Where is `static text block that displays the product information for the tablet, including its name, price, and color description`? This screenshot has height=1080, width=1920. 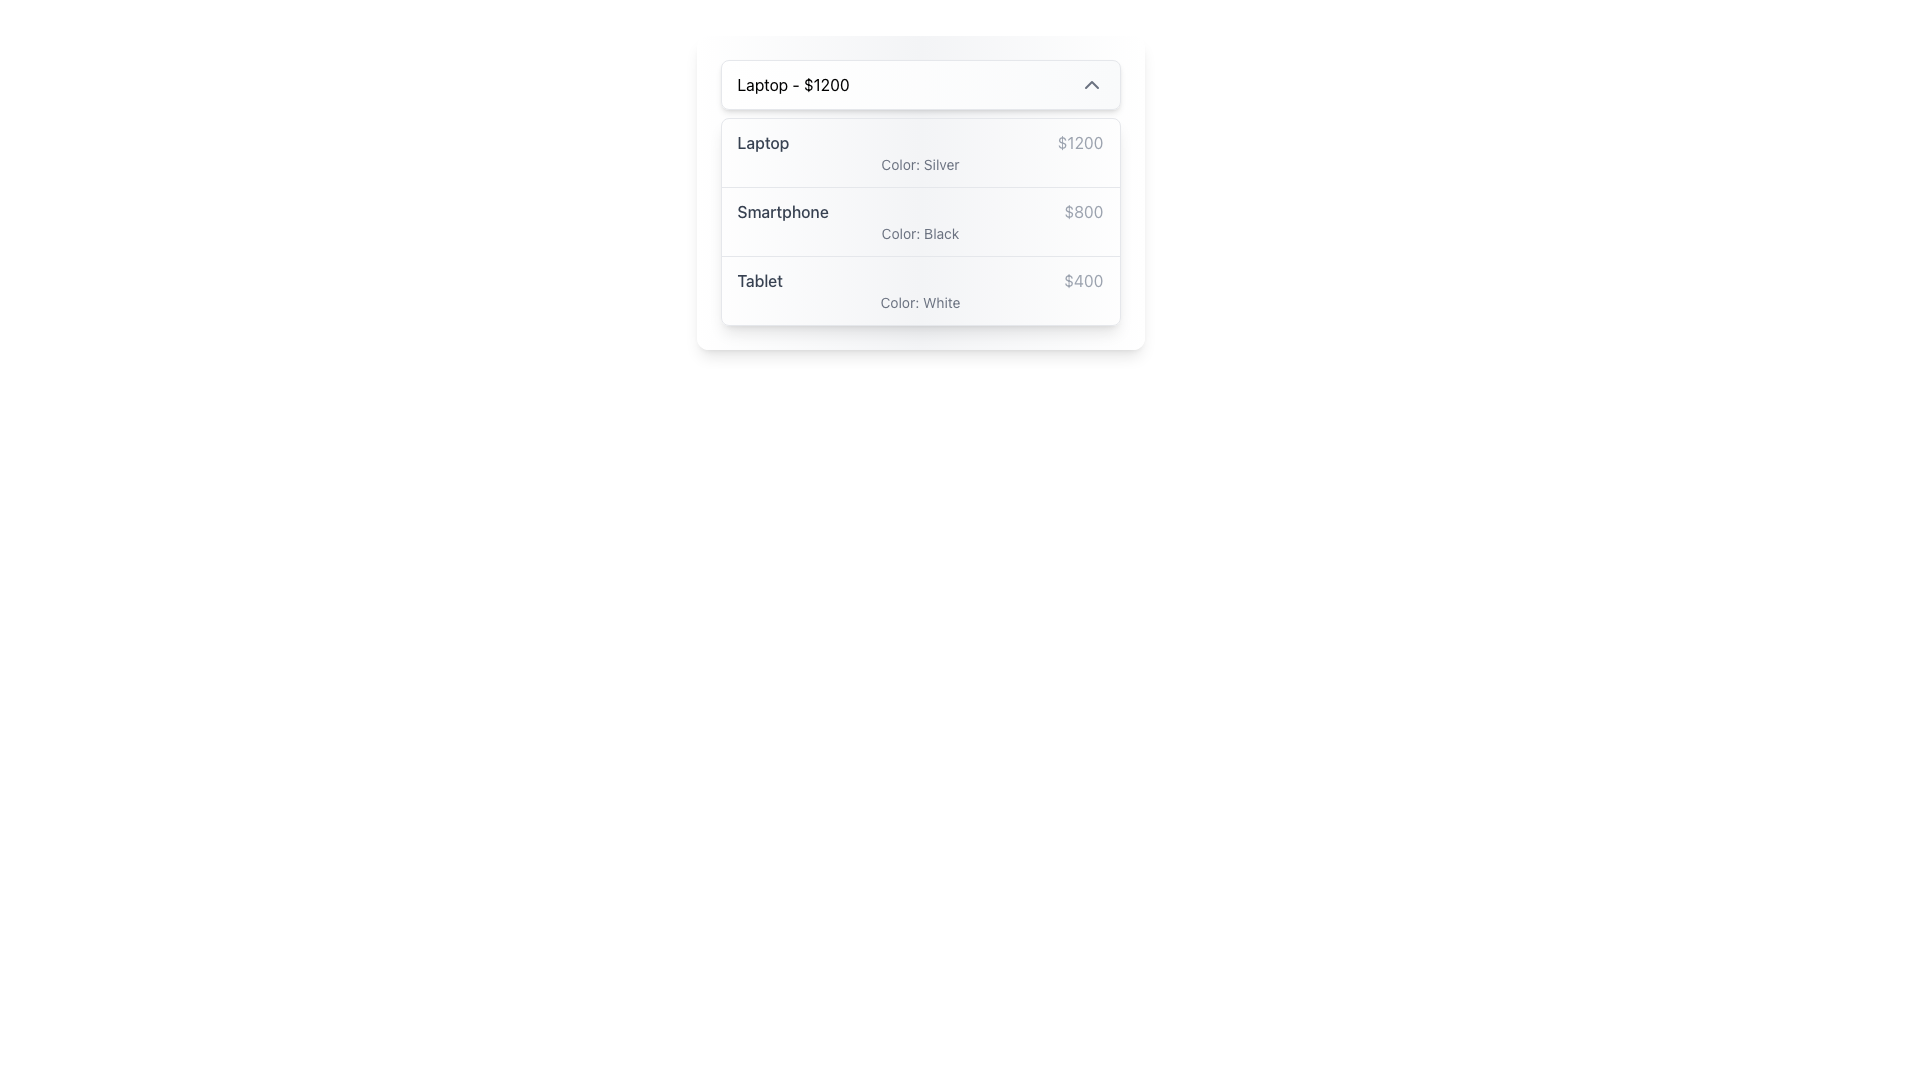
static text block that displays the product information for the tablet, including its name, price, and color description is located at coordinates (919, 290).